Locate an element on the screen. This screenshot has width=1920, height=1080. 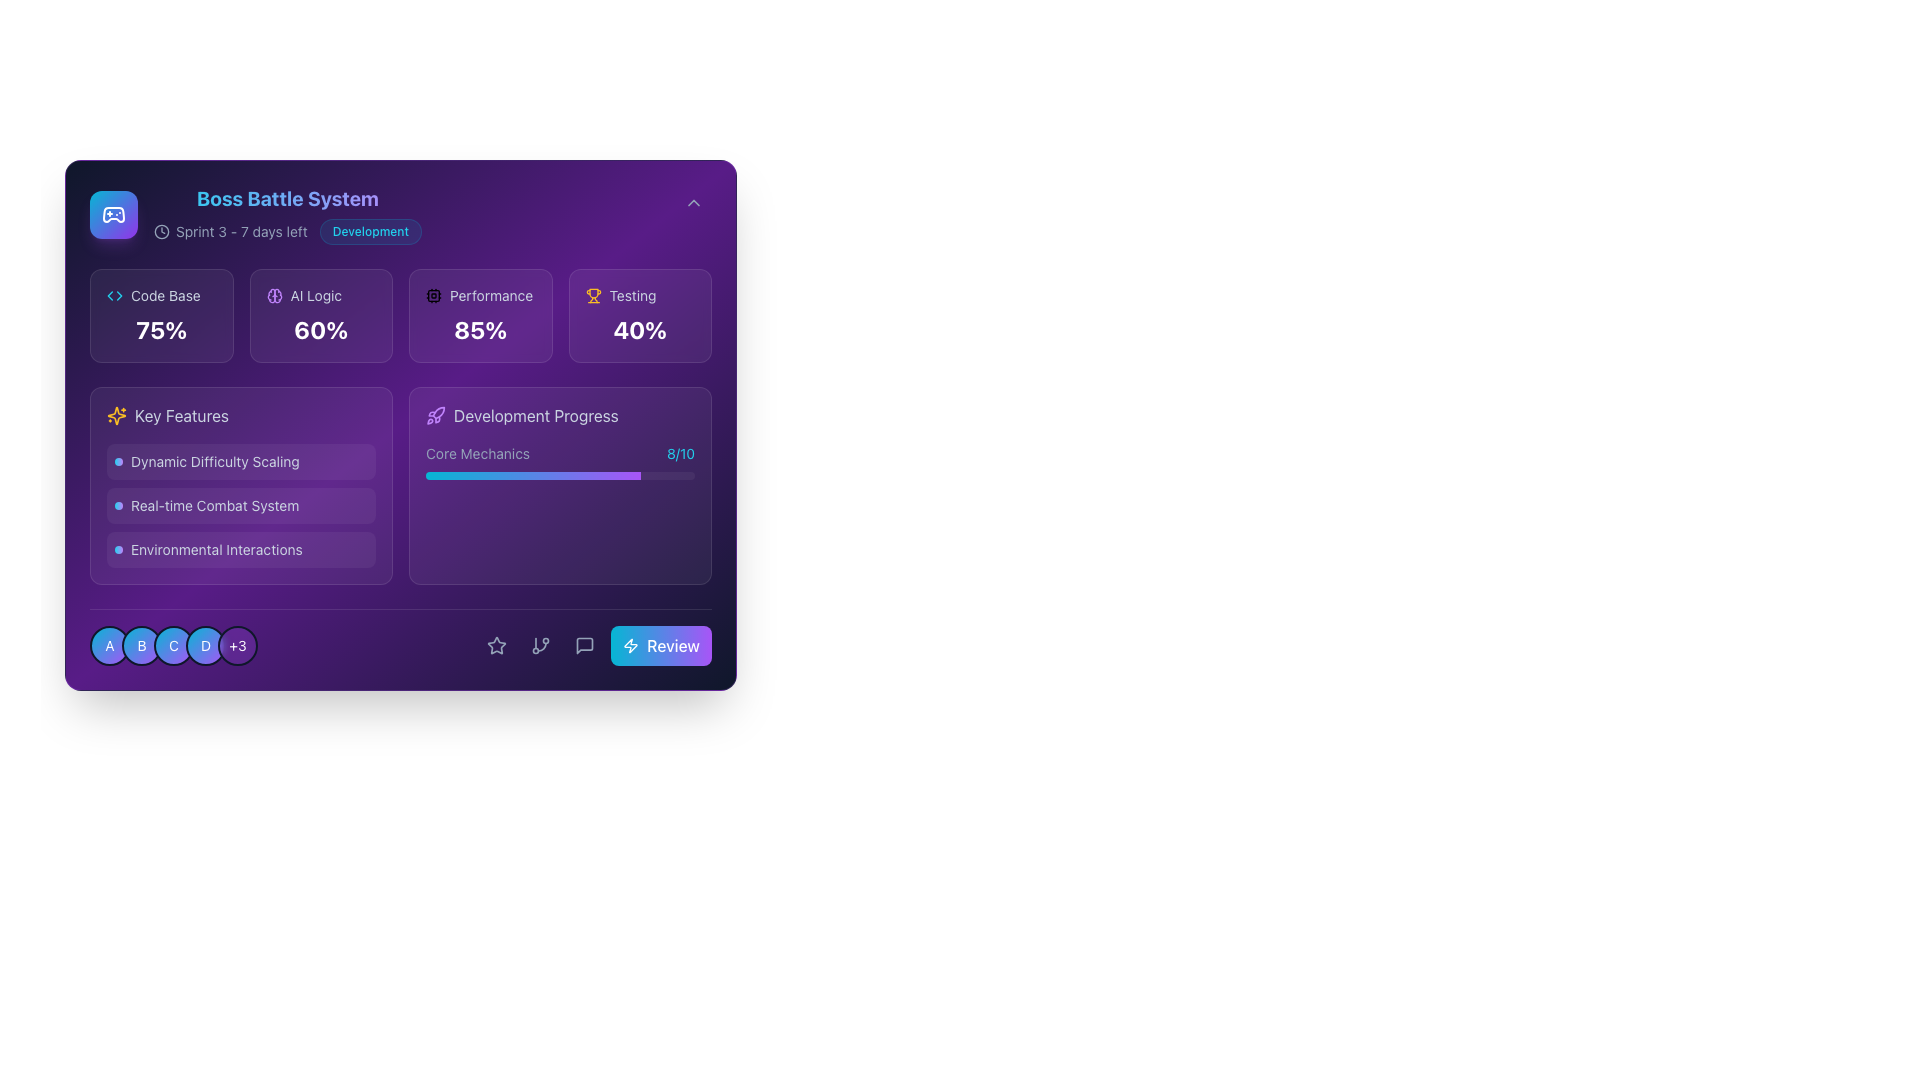
the circular avatar icon containing the letter 'C', which is the third icon in a horizontal list of circular components with gradient backgrounds is located at coordinates (173, 645).